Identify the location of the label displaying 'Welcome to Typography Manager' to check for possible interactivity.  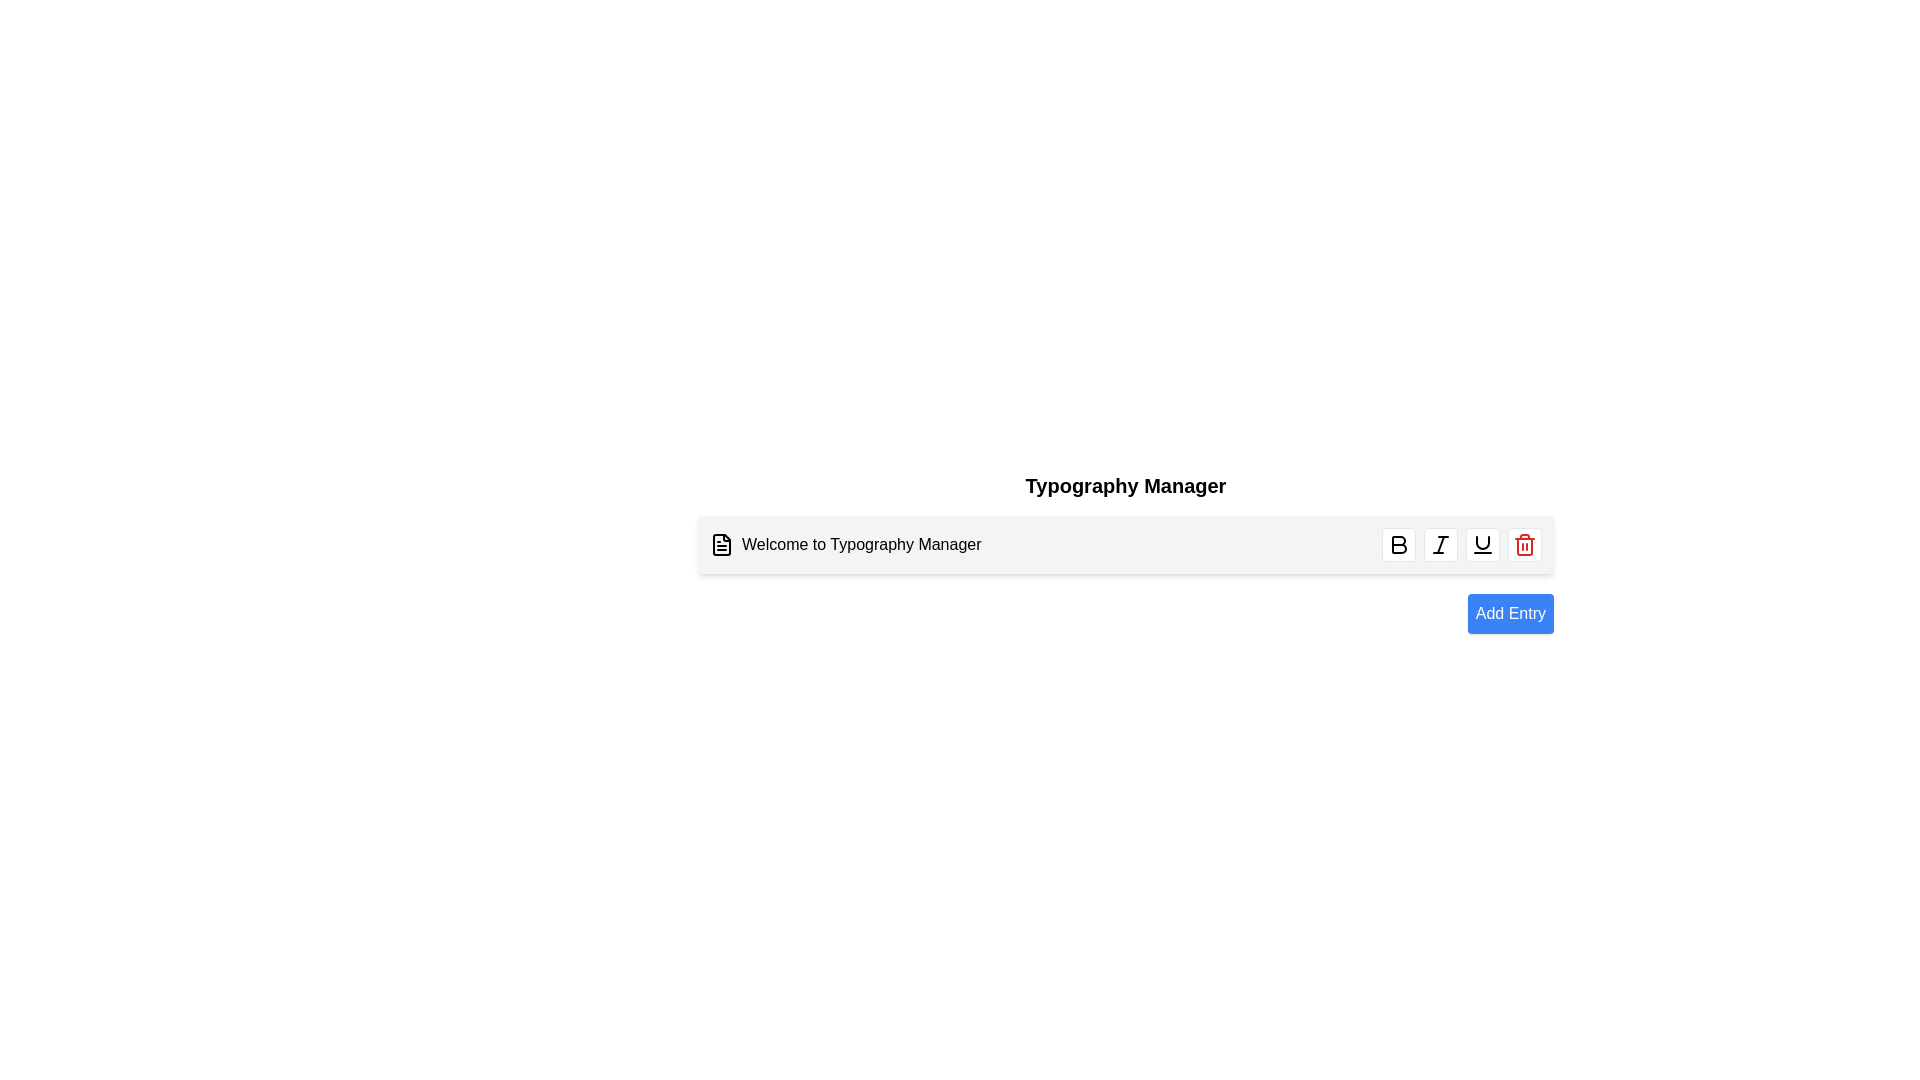
(845, 544).